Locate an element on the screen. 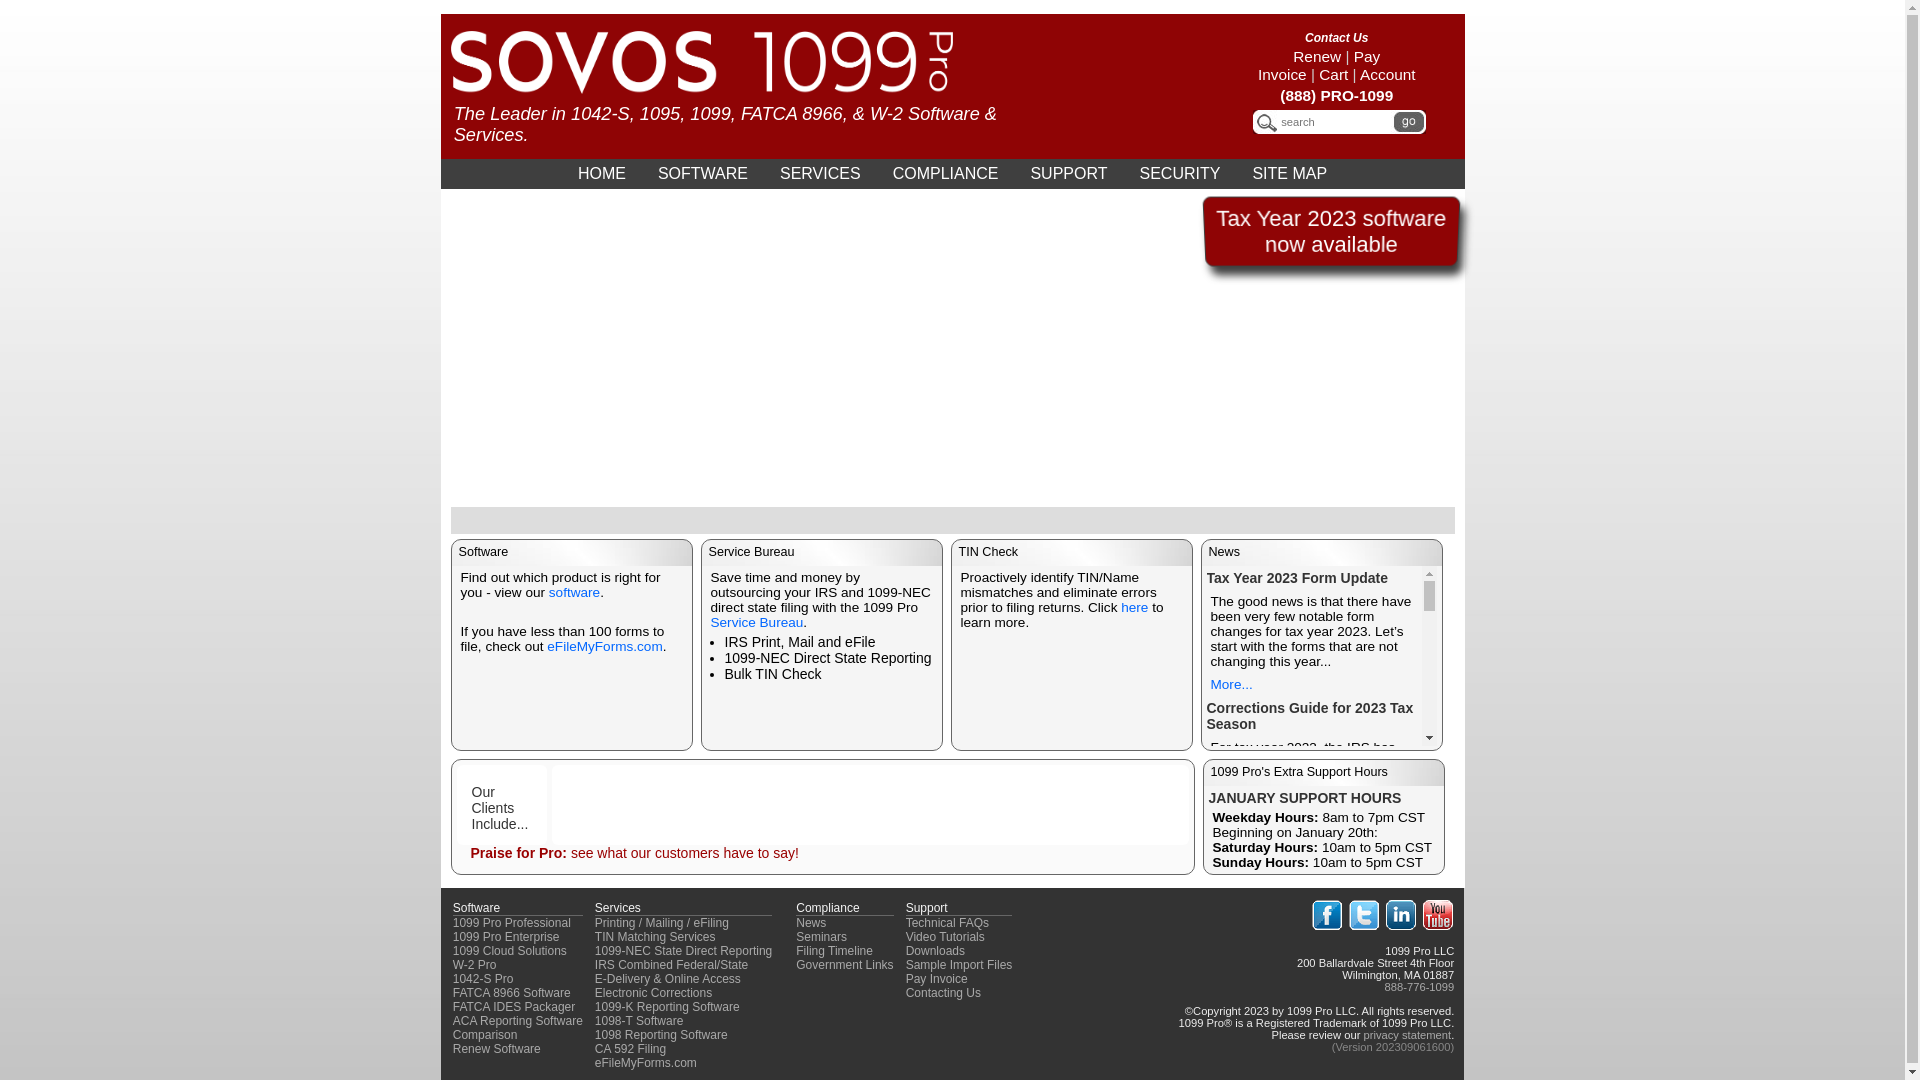  'Downloads' is located at coordinates (934, 950).